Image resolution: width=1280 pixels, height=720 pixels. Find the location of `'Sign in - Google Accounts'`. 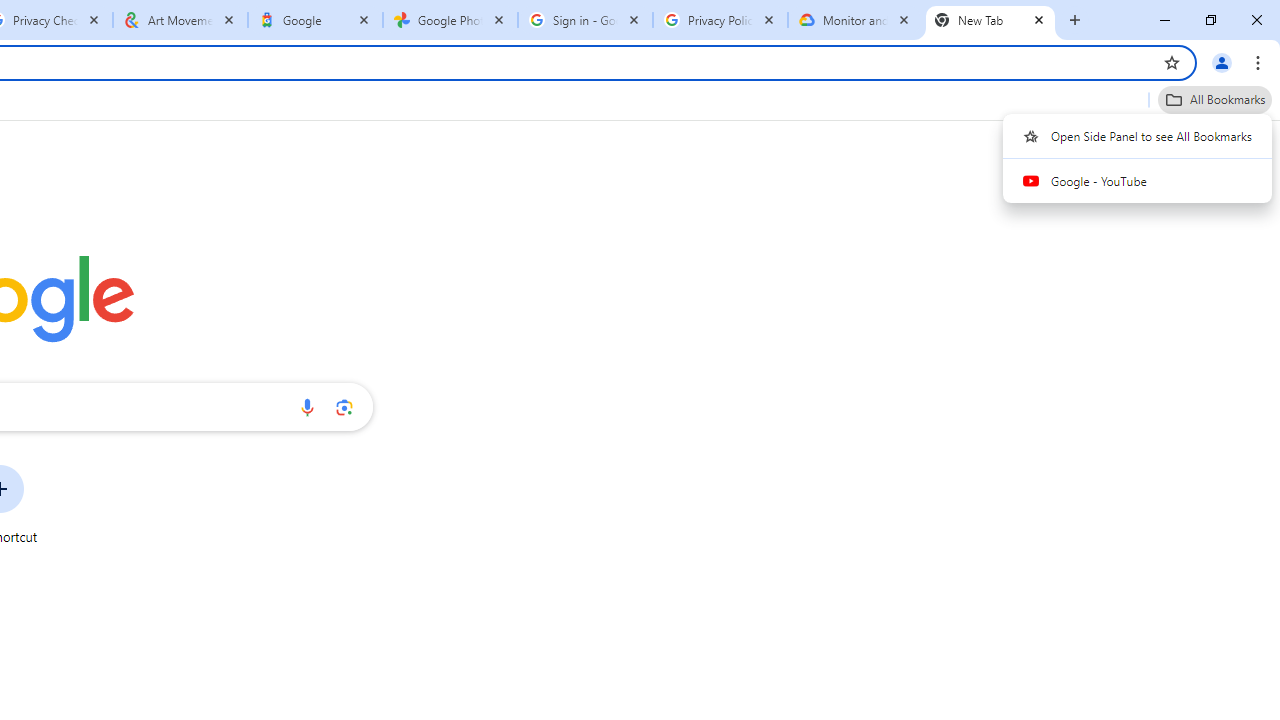

'Sign in - Google Accounts' is located at coordinates (584, 20).